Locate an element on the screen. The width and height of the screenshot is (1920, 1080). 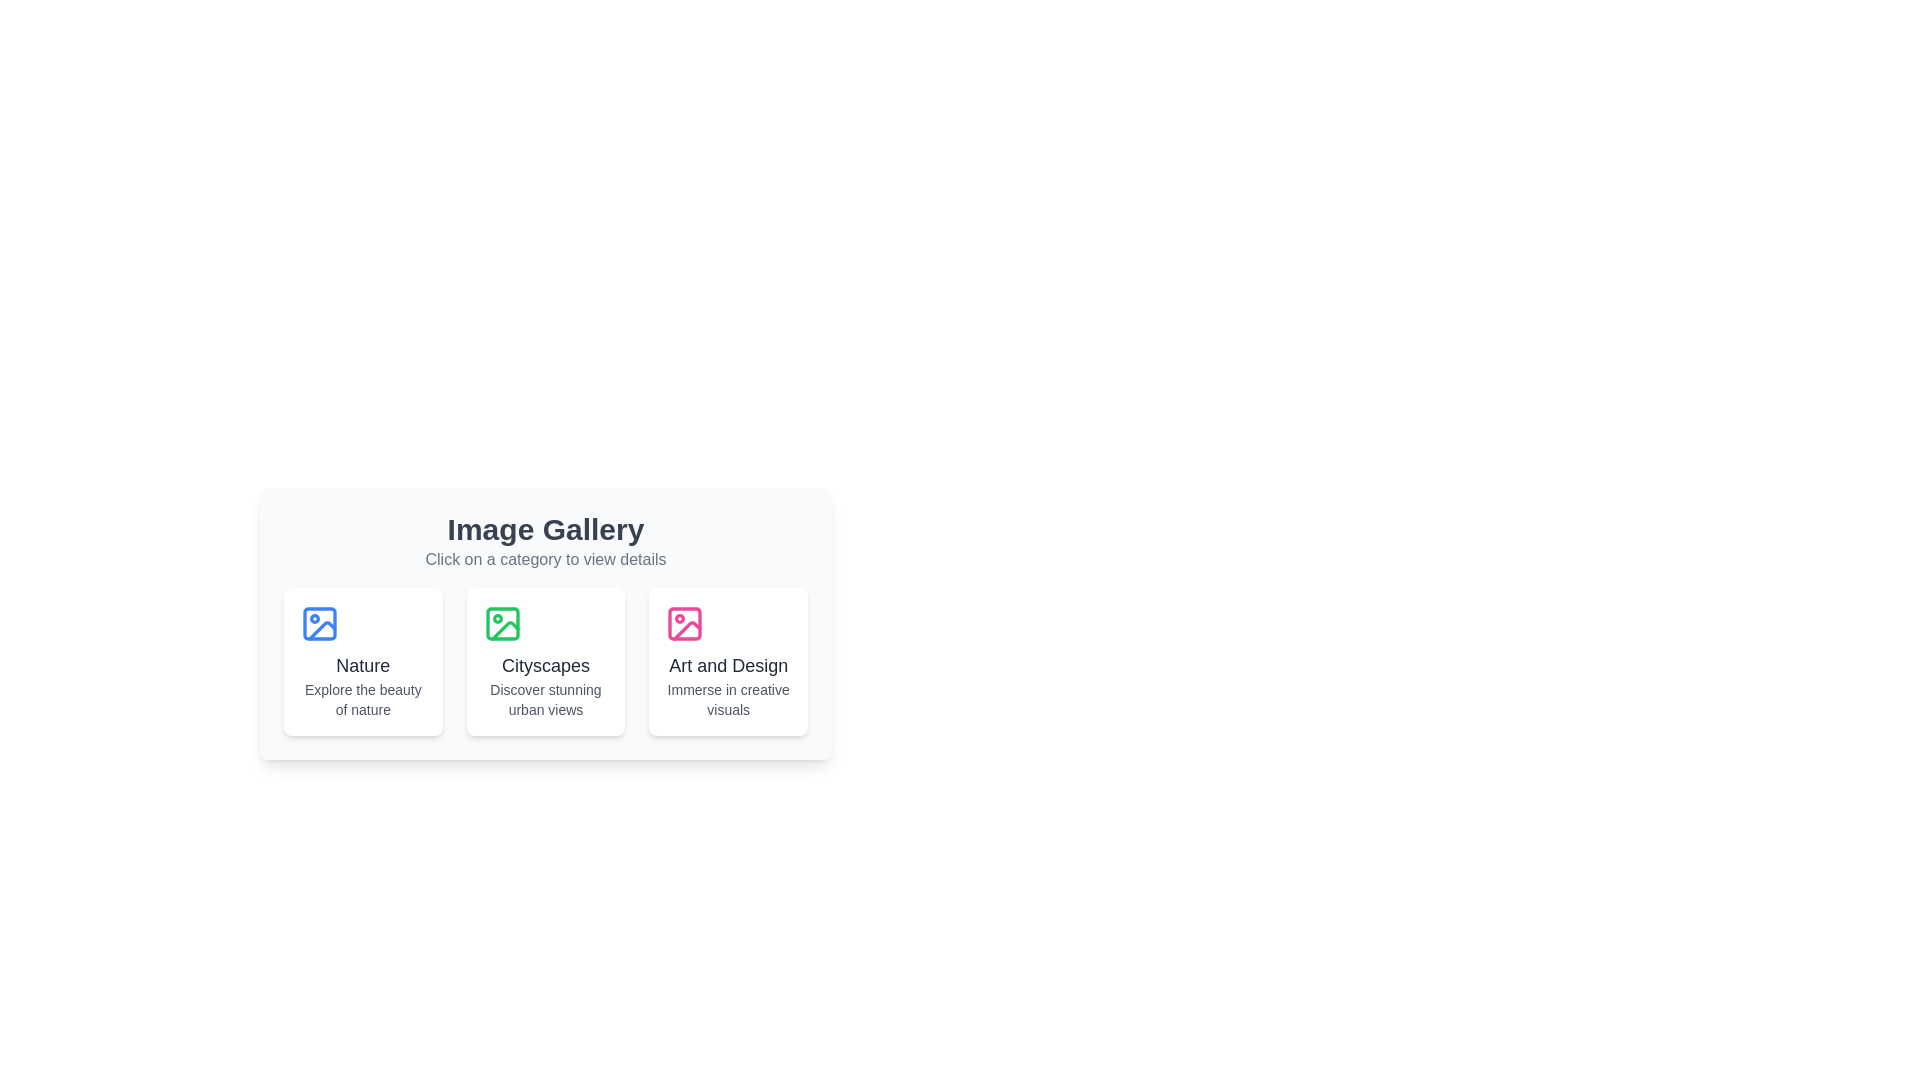
the 'Art and Design' category title text label, which is centrally located in the third card, positioned above the subtitle 'Immerse in creative visuals' and below the pink icon is located at coordinates (727, 666).